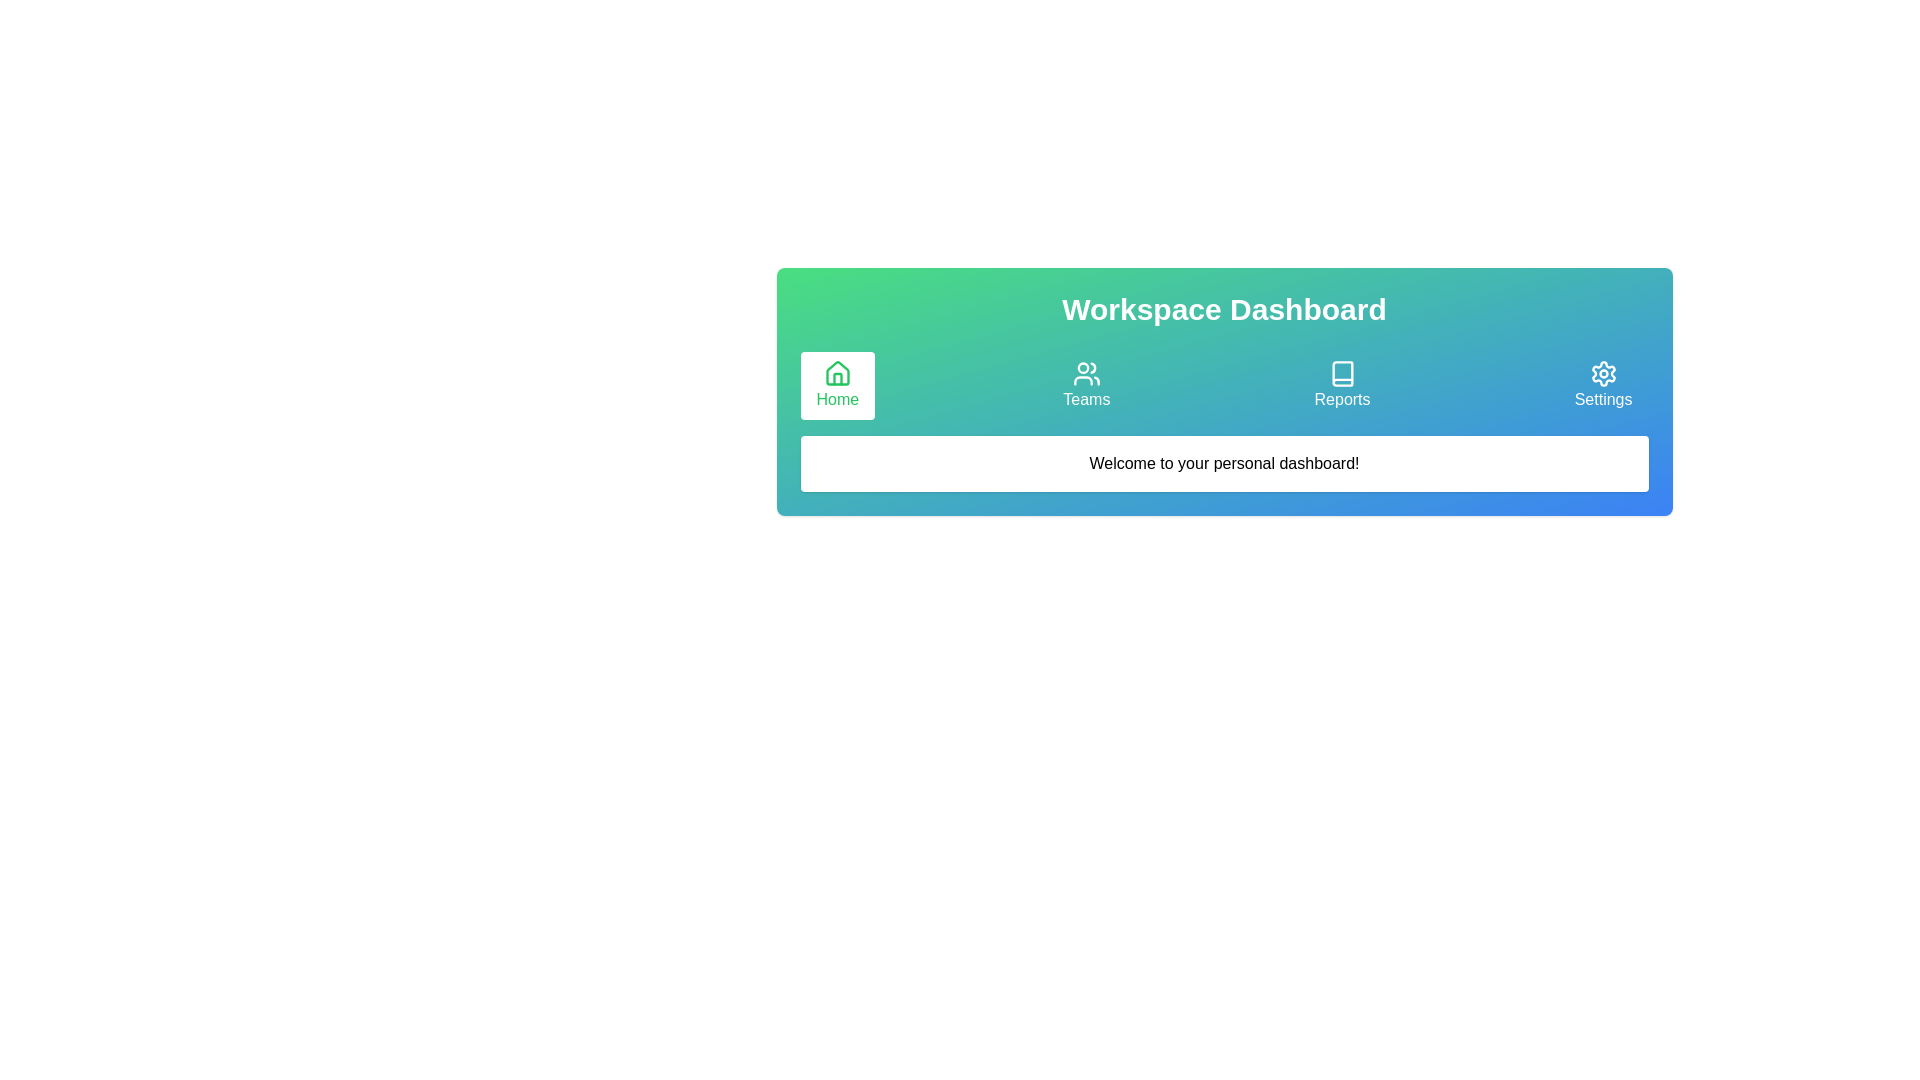 Image resolution: width=1920 pixels, height=1080 pixels. Describe the element at coordinates (1223, 309) in the screenshot. I see `the large, bold header text reading 'Workspace Dashboard' that is centered at the top of the page and displayed in white font against a gradient background` at that location.